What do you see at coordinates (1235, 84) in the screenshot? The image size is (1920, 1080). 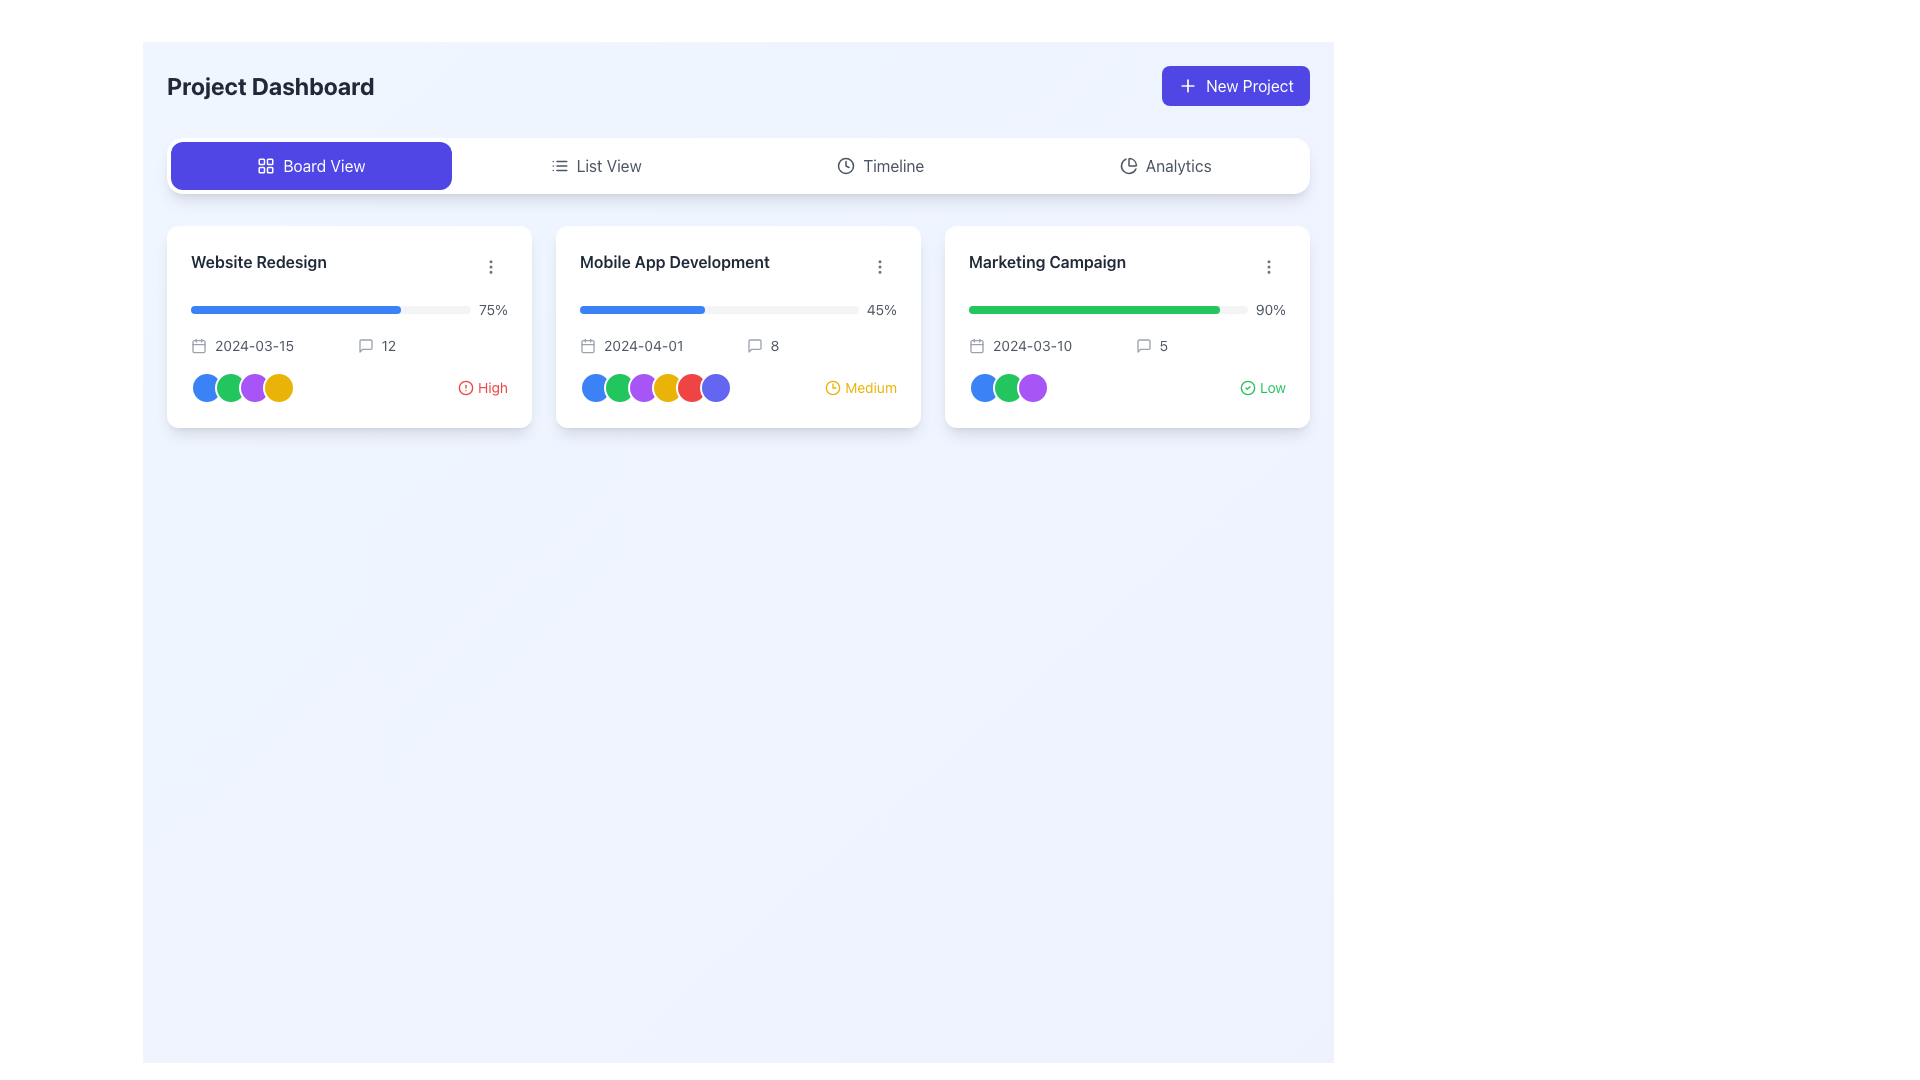 I see `the rectangular button with a purple background and white text labeled 'New Project' to create a new project` at bounding box center [1235, 84].